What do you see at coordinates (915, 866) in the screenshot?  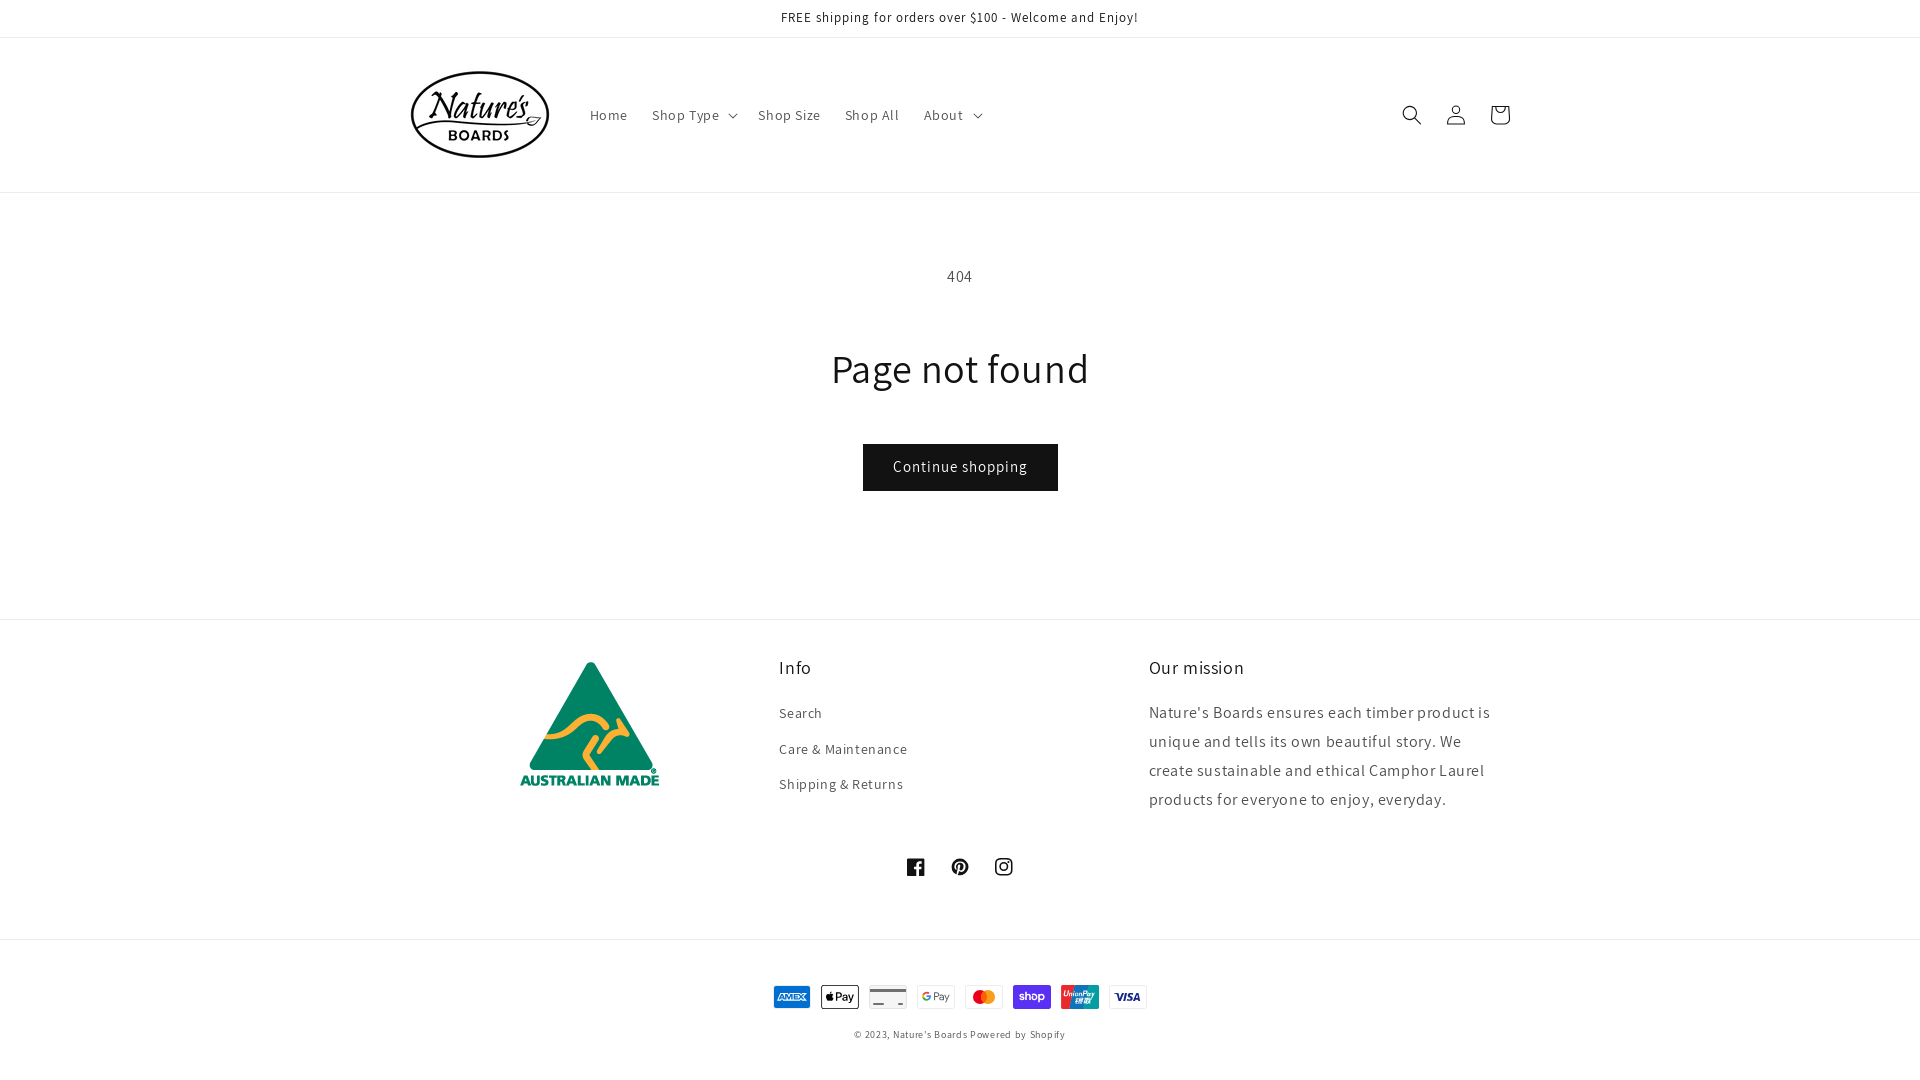 I see `'Facebook'` at bounding box center [915, 866].